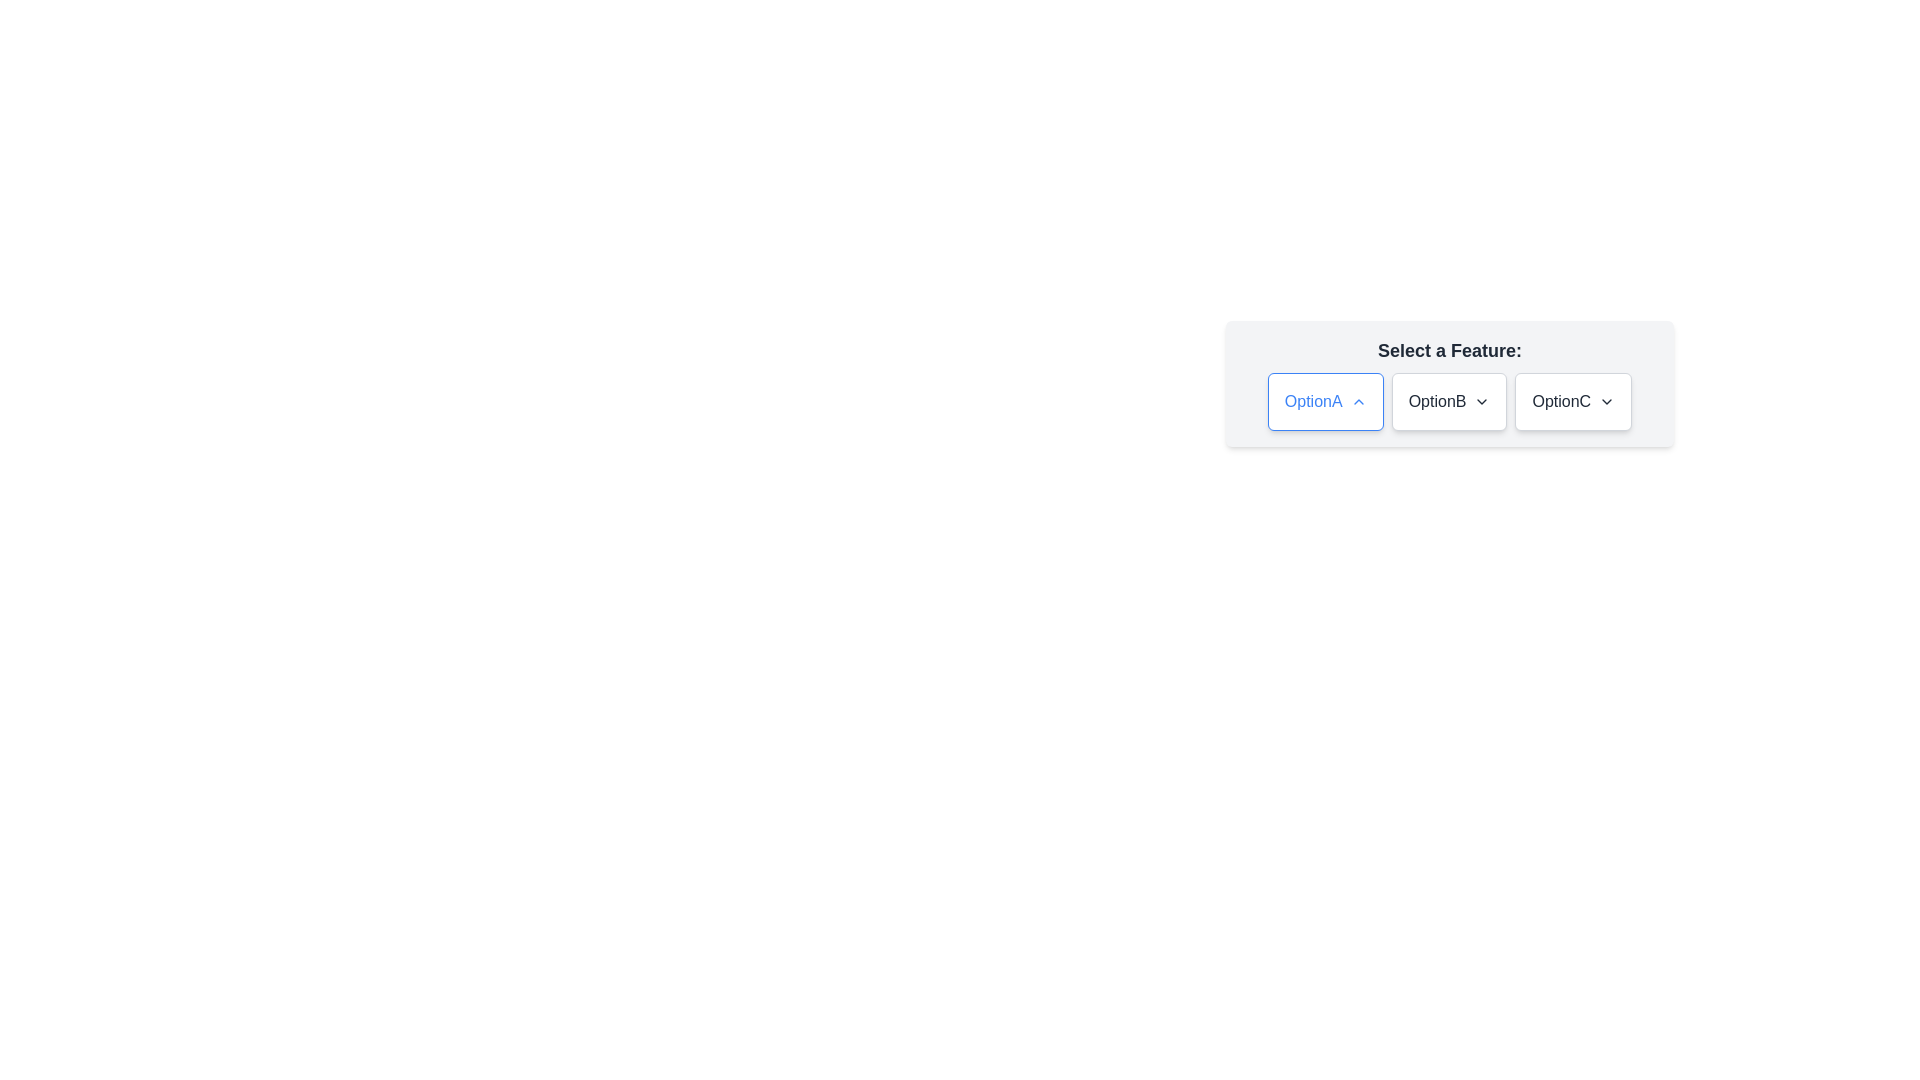 This screenshot has width=1920, height=1080. Describe the element at coordinates (1436, 401) in the screenshot. I see `the label of the second button in the horizontal group of three buttons located in the panel labeled 'Select a Feature'` at that location.